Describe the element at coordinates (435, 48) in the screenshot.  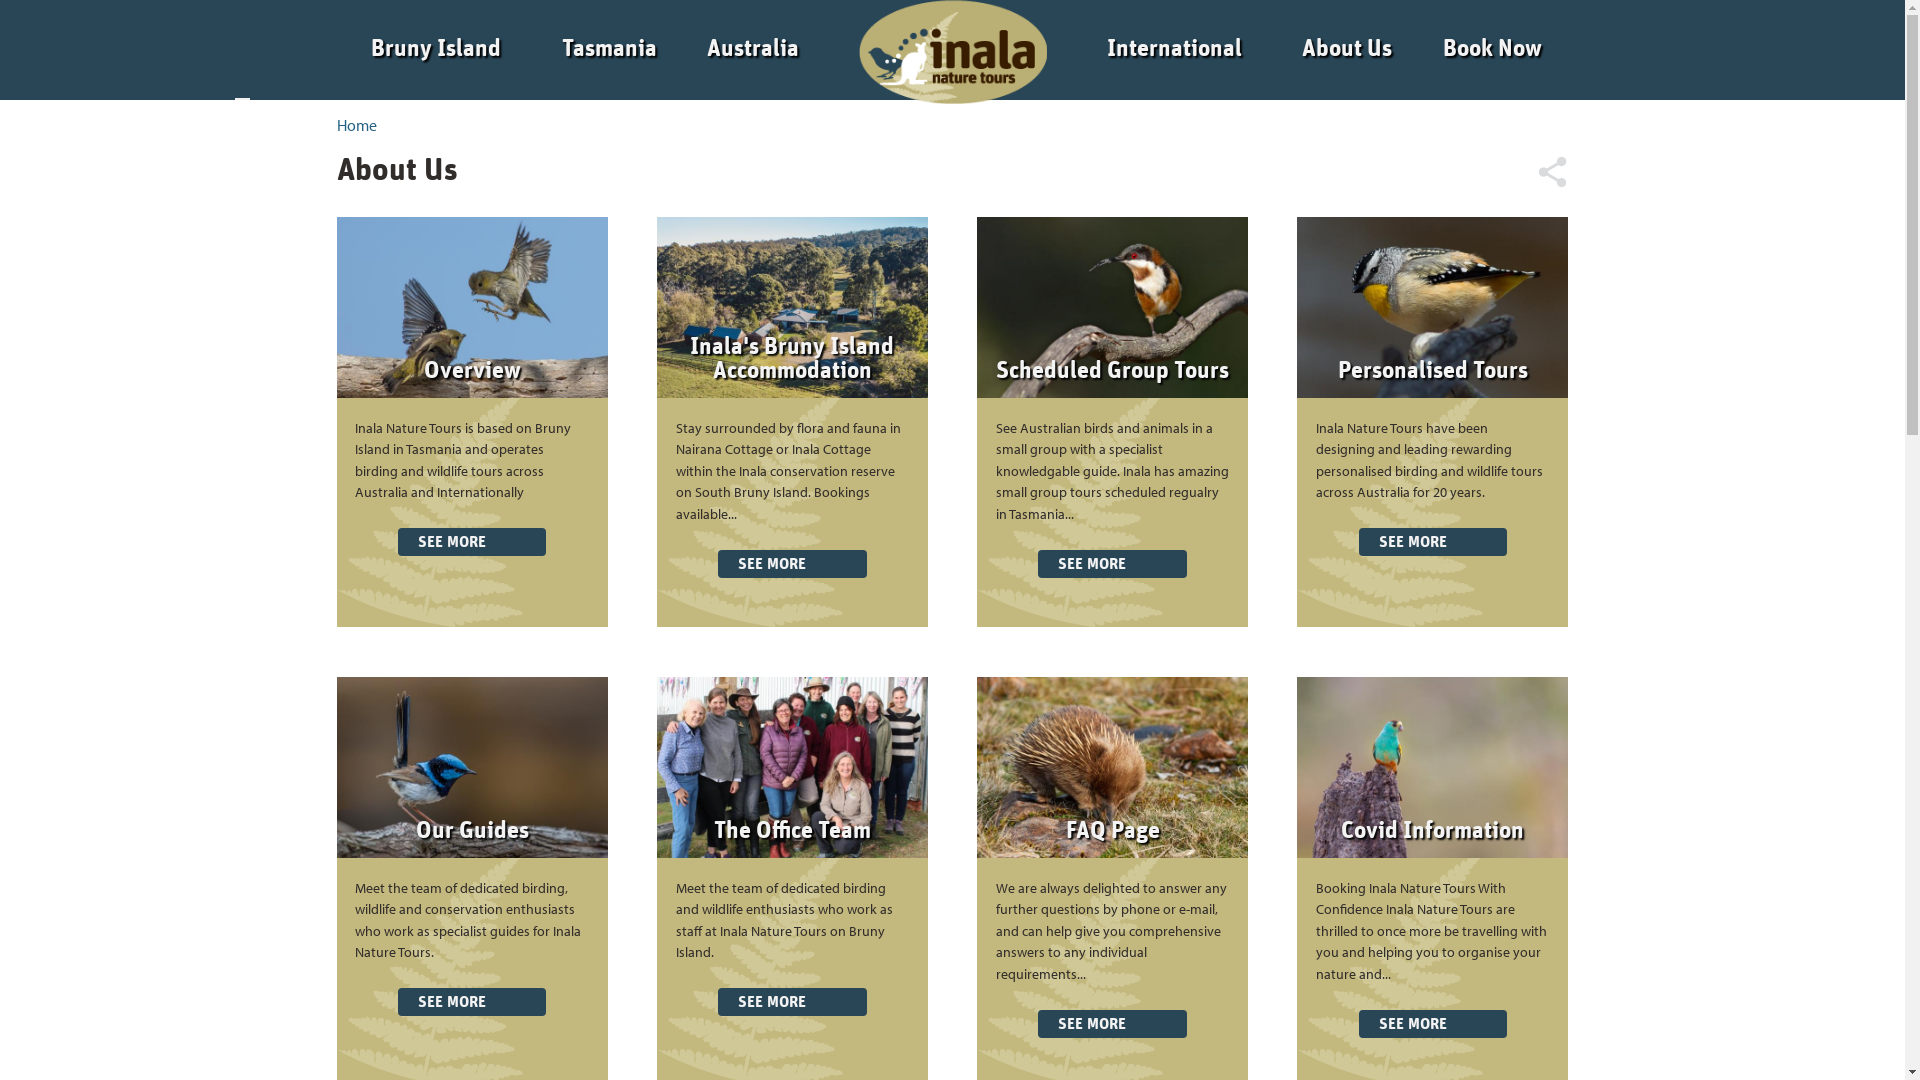
I see `'Bruny Island'` at that location.